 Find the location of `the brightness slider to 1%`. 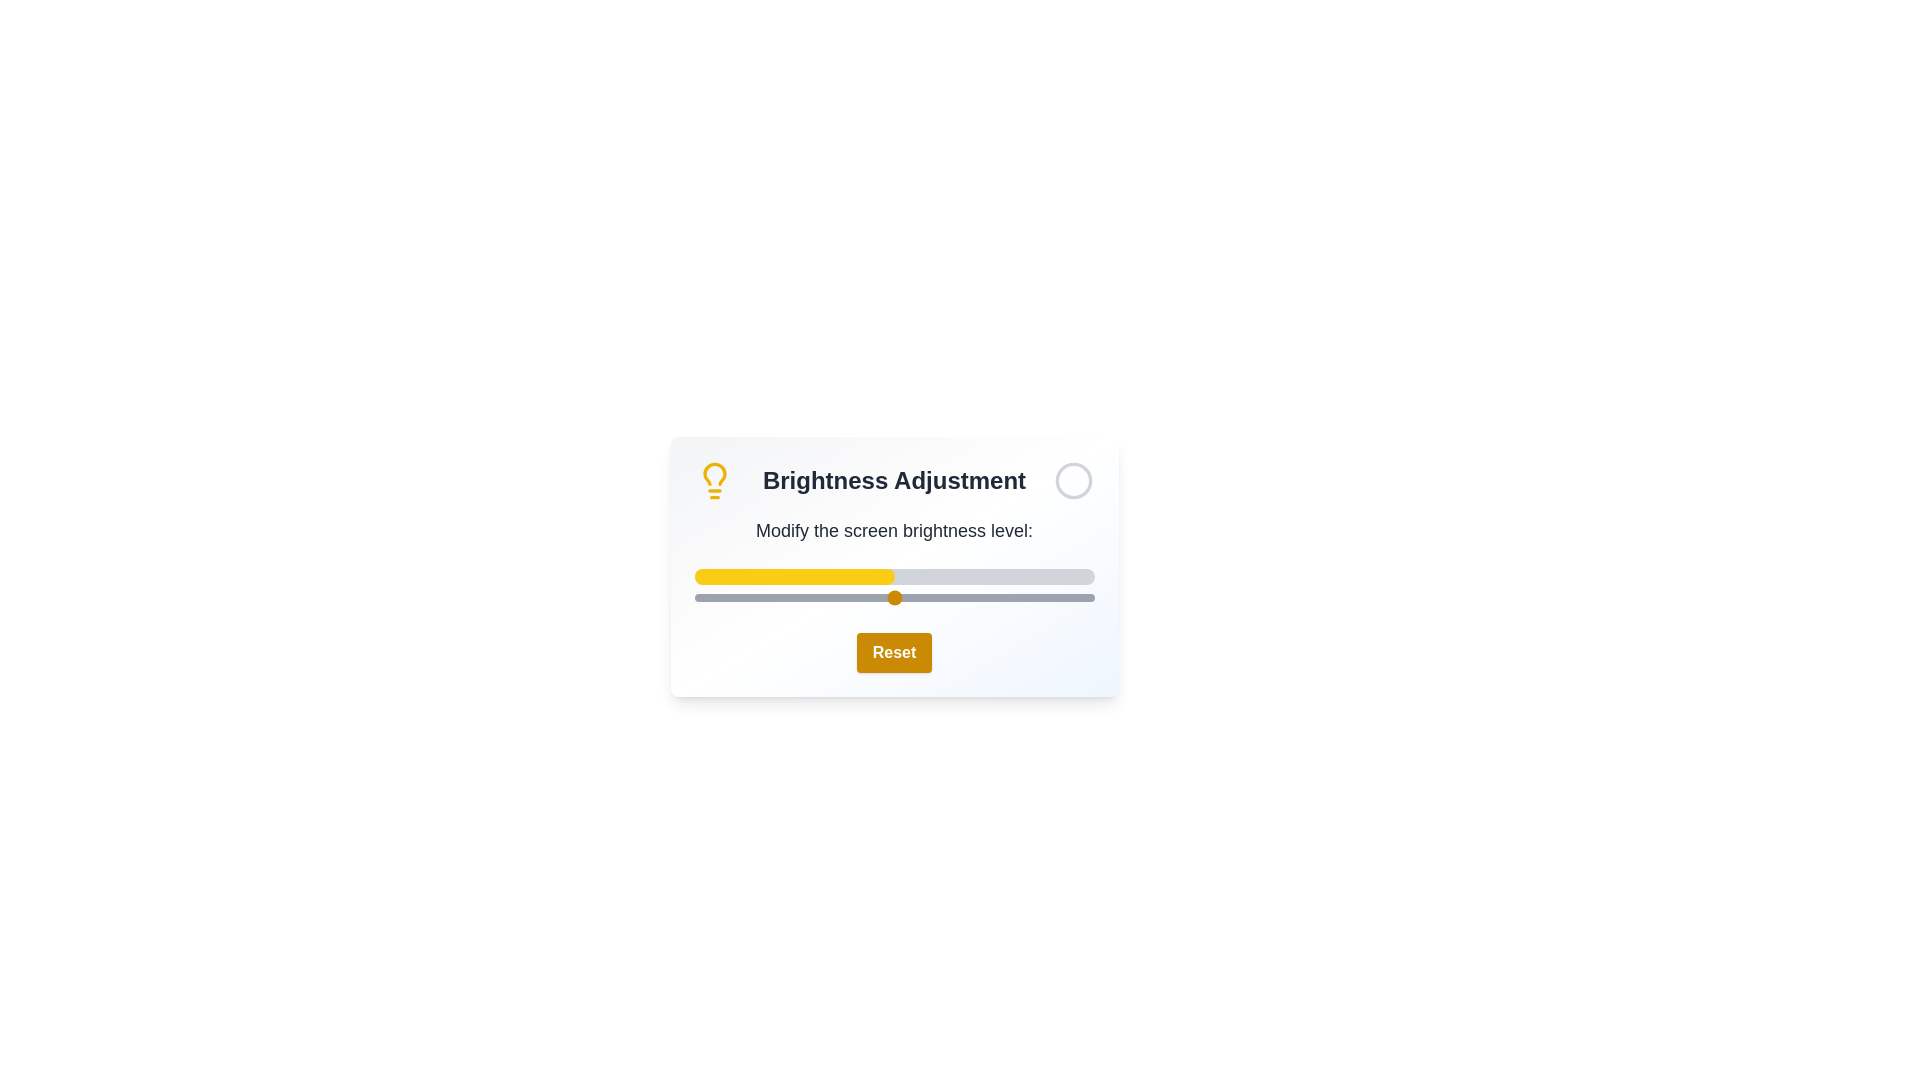

the brightness slider to 1% is located at coordinates (698, 596).